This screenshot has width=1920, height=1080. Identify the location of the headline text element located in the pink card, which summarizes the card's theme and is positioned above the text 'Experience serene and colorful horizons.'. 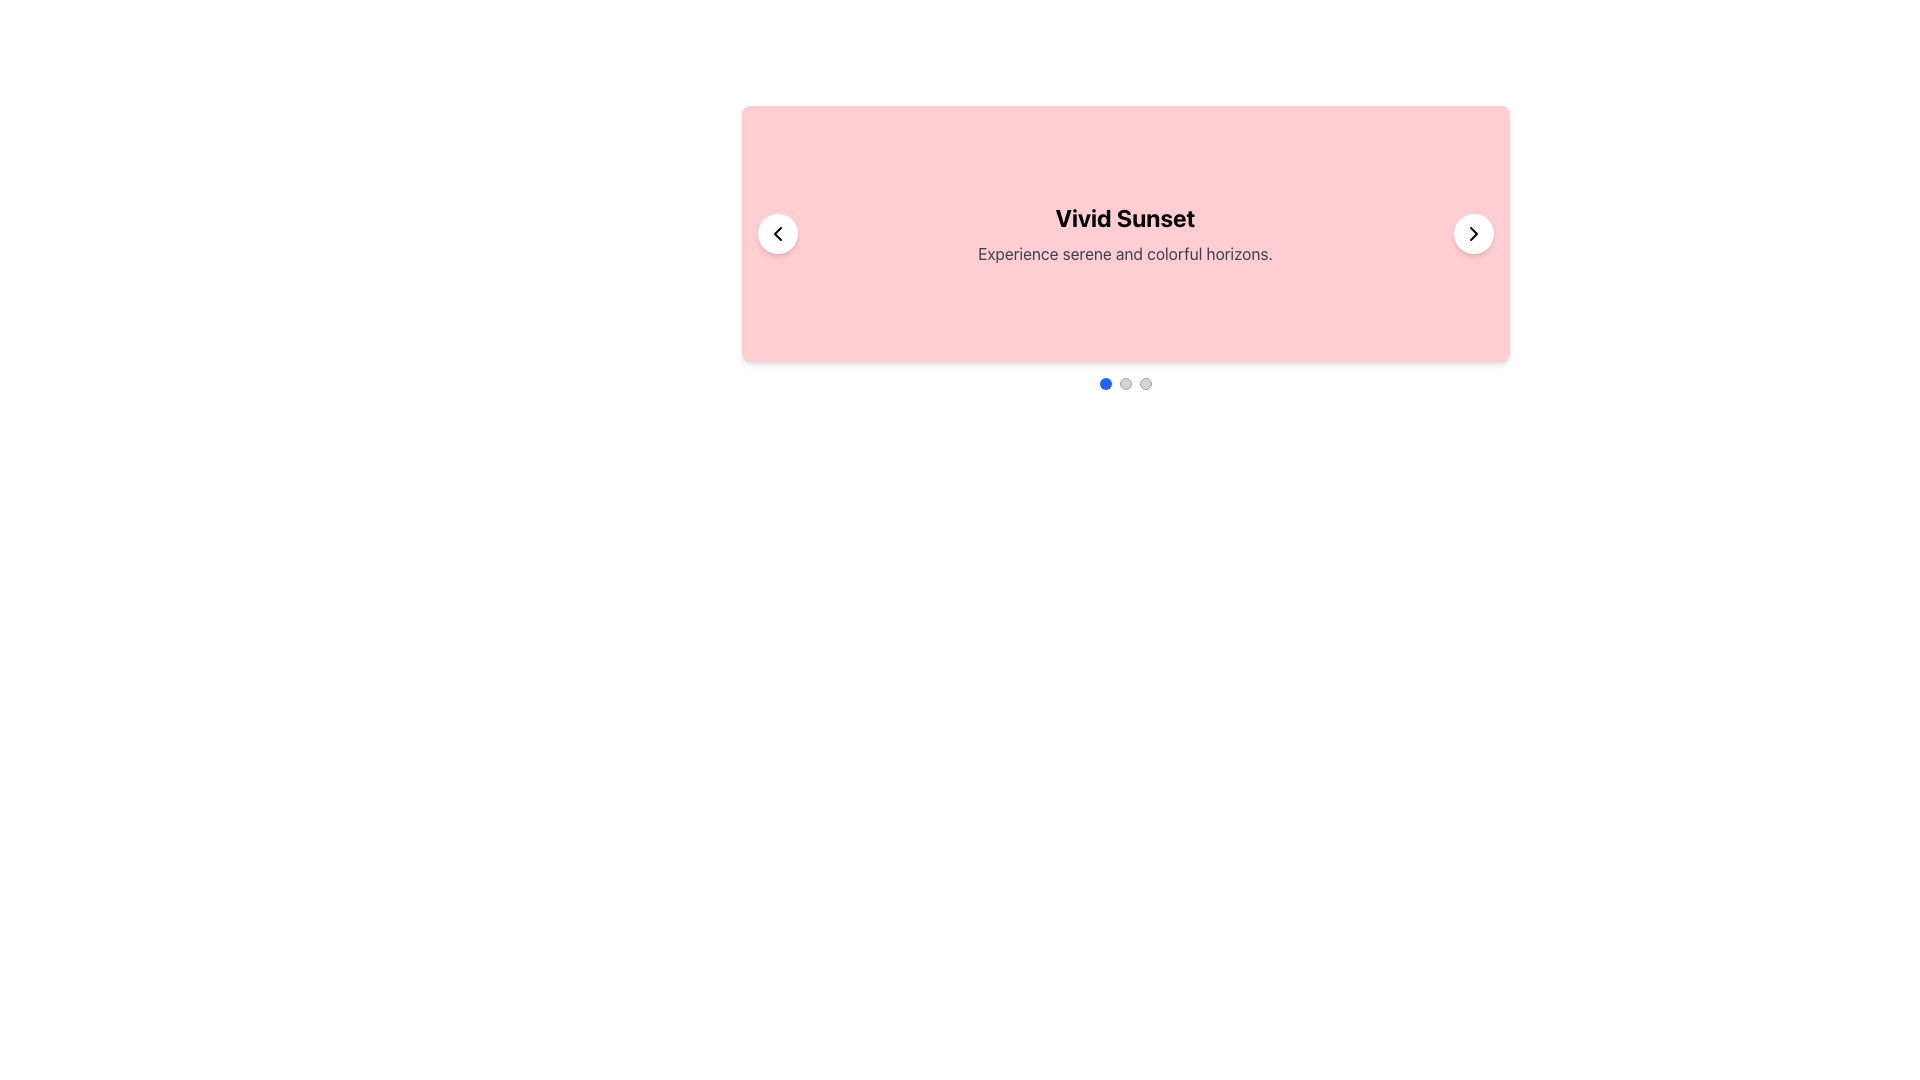
(1125, 218).